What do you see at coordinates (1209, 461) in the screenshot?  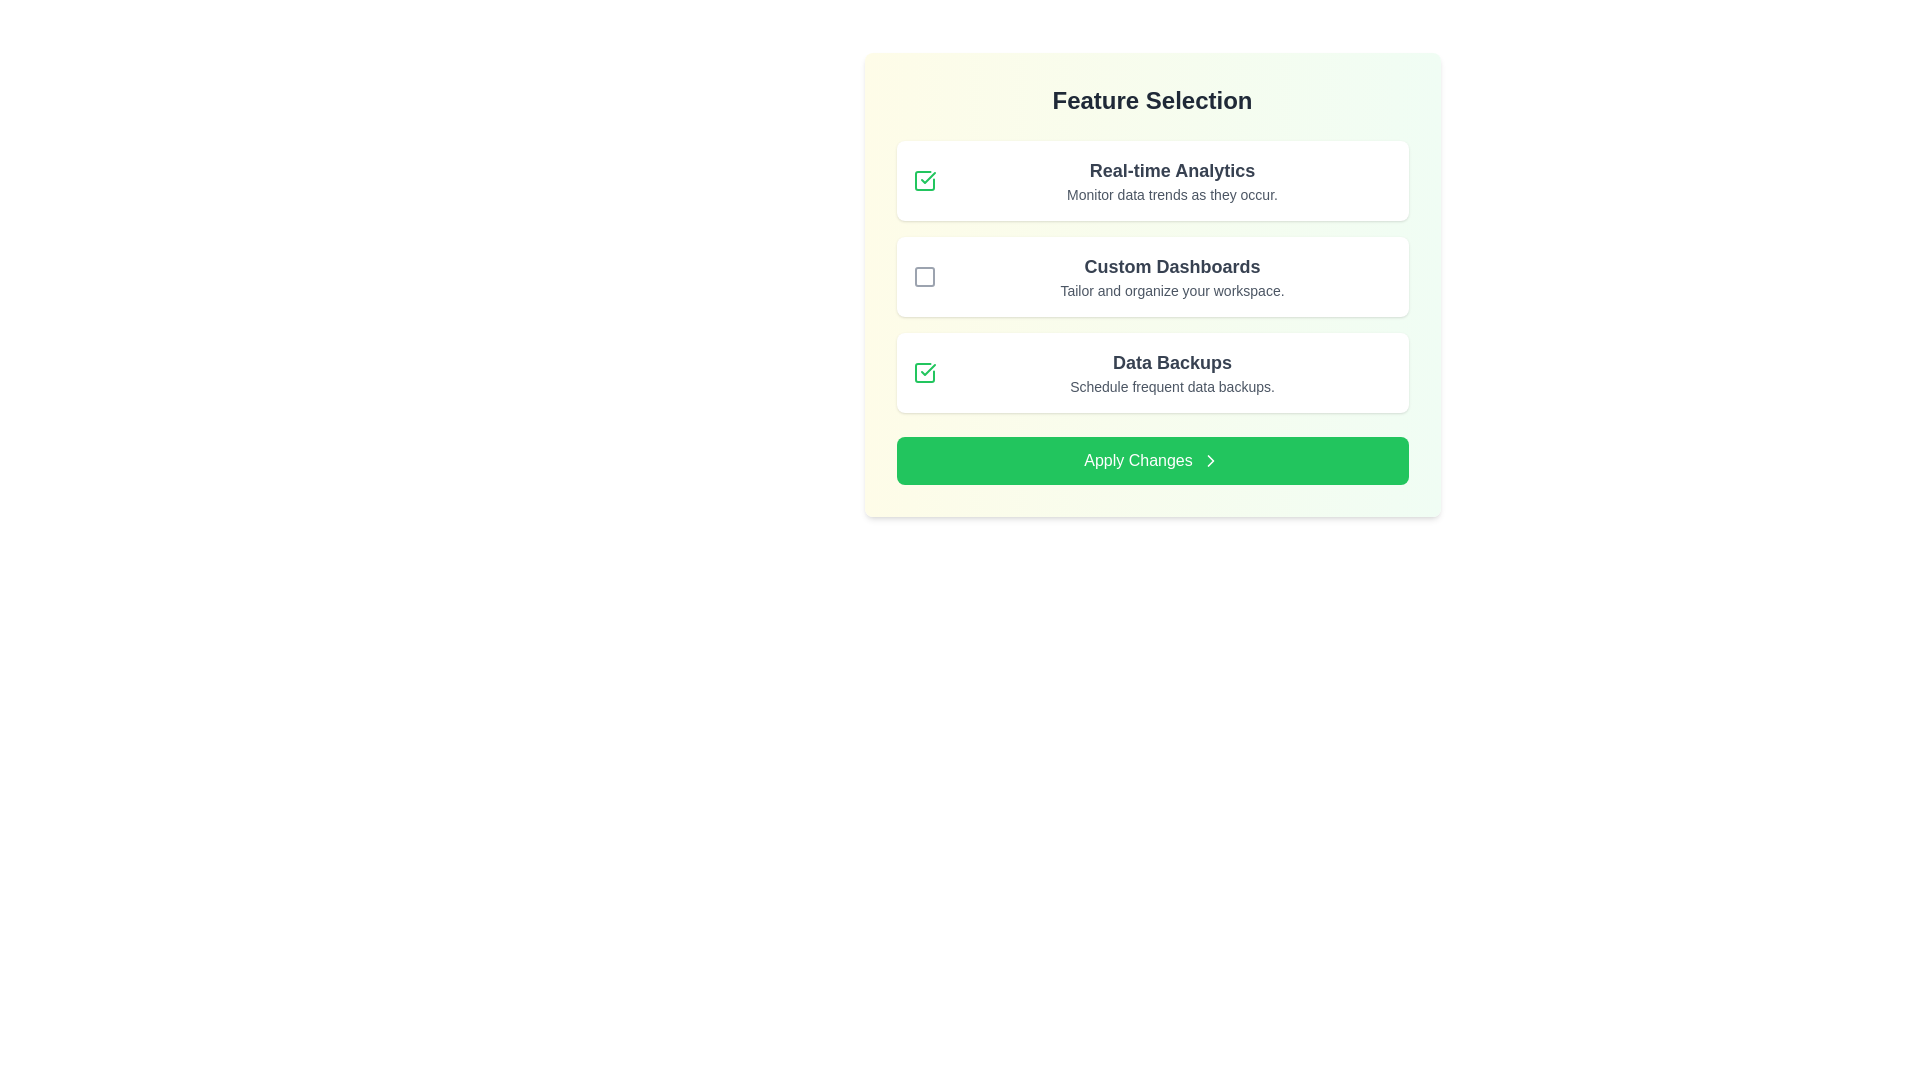 I see `the rightward-pointing chevron arrow icon, which is a triangular vector graphic located to the right of the 'Apply Changes' button at the bottom of the interface` at bounding box center [1209, 461].